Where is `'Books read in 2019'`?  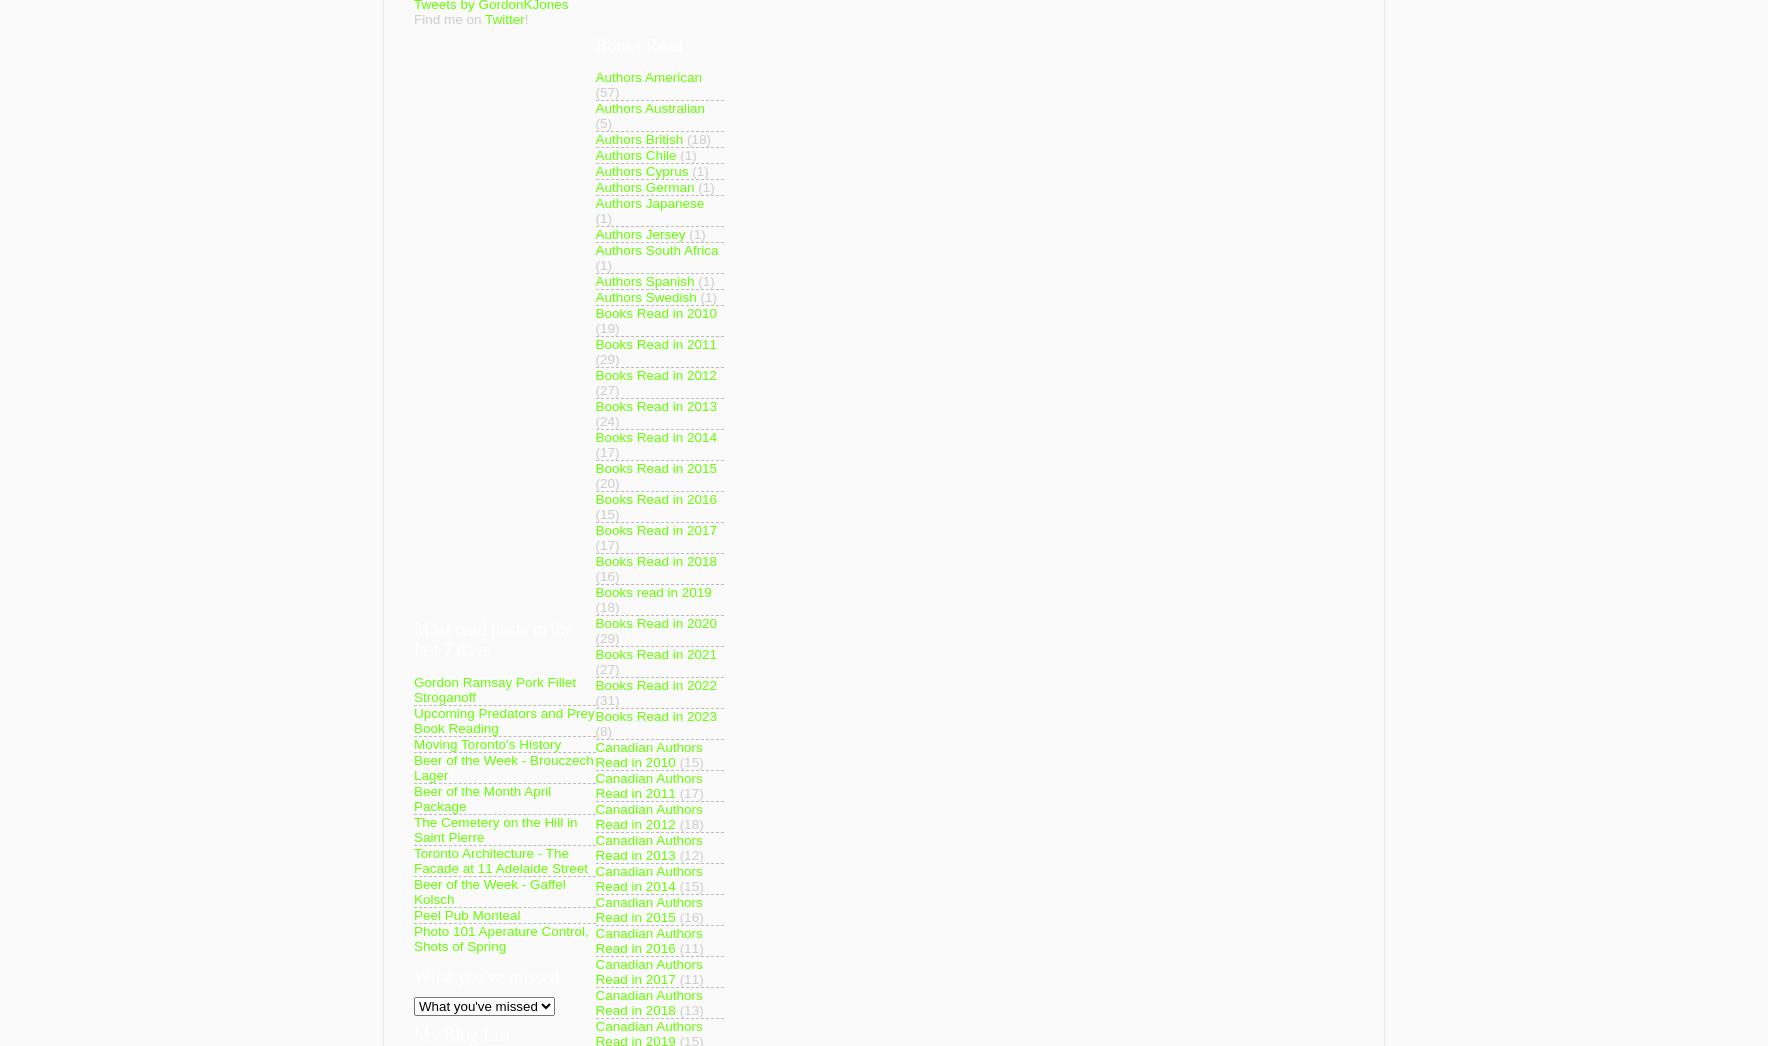
'Books read in 2019' is located at coordinates (651, 592).